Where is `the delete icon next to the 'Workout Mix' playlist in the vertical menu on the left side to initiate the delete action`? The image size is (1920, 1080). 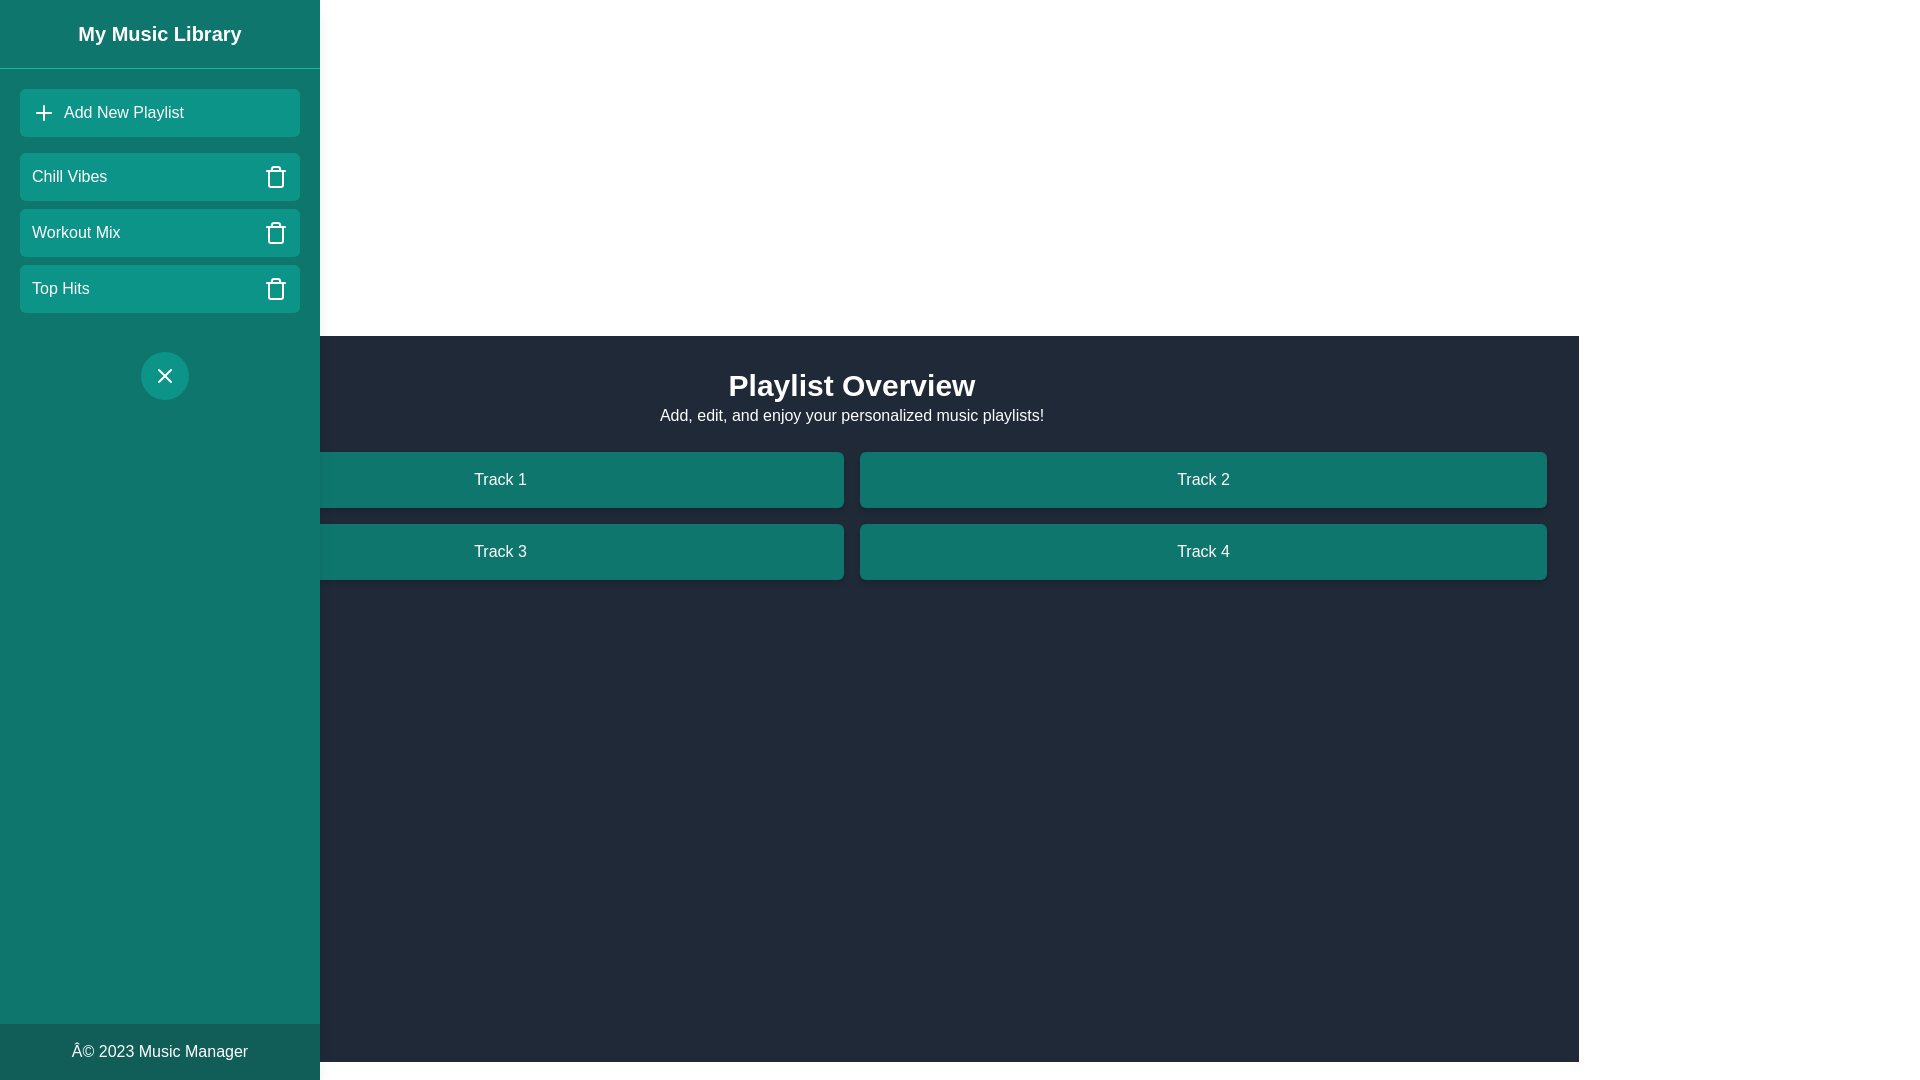 the delete icon next to the 'Workout Mix' playlist in the vertical menu on the left side to initiate the delete action is located at coordinates (274, 234).